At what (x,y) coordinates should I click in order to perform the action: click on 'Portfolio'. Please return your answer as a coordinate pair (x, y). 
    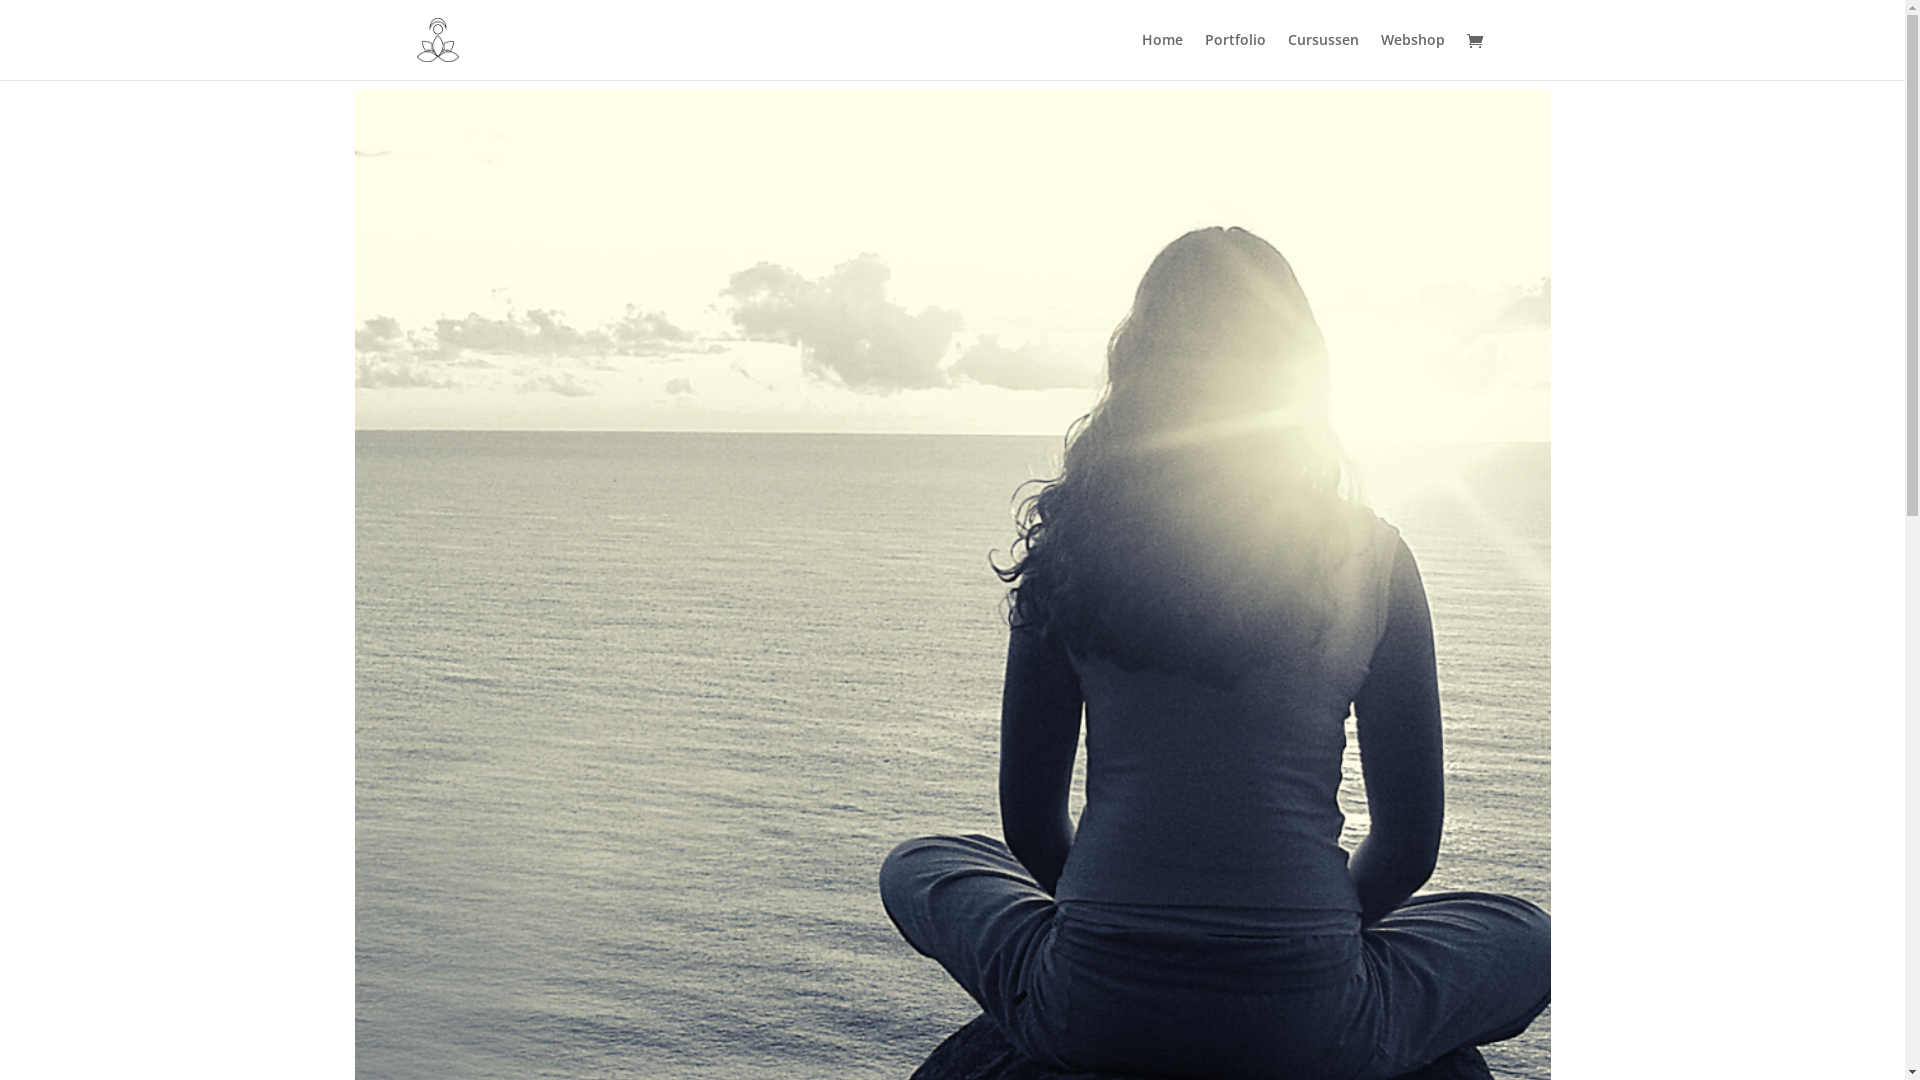
    Looking at the image, I should click on (1233, 55).